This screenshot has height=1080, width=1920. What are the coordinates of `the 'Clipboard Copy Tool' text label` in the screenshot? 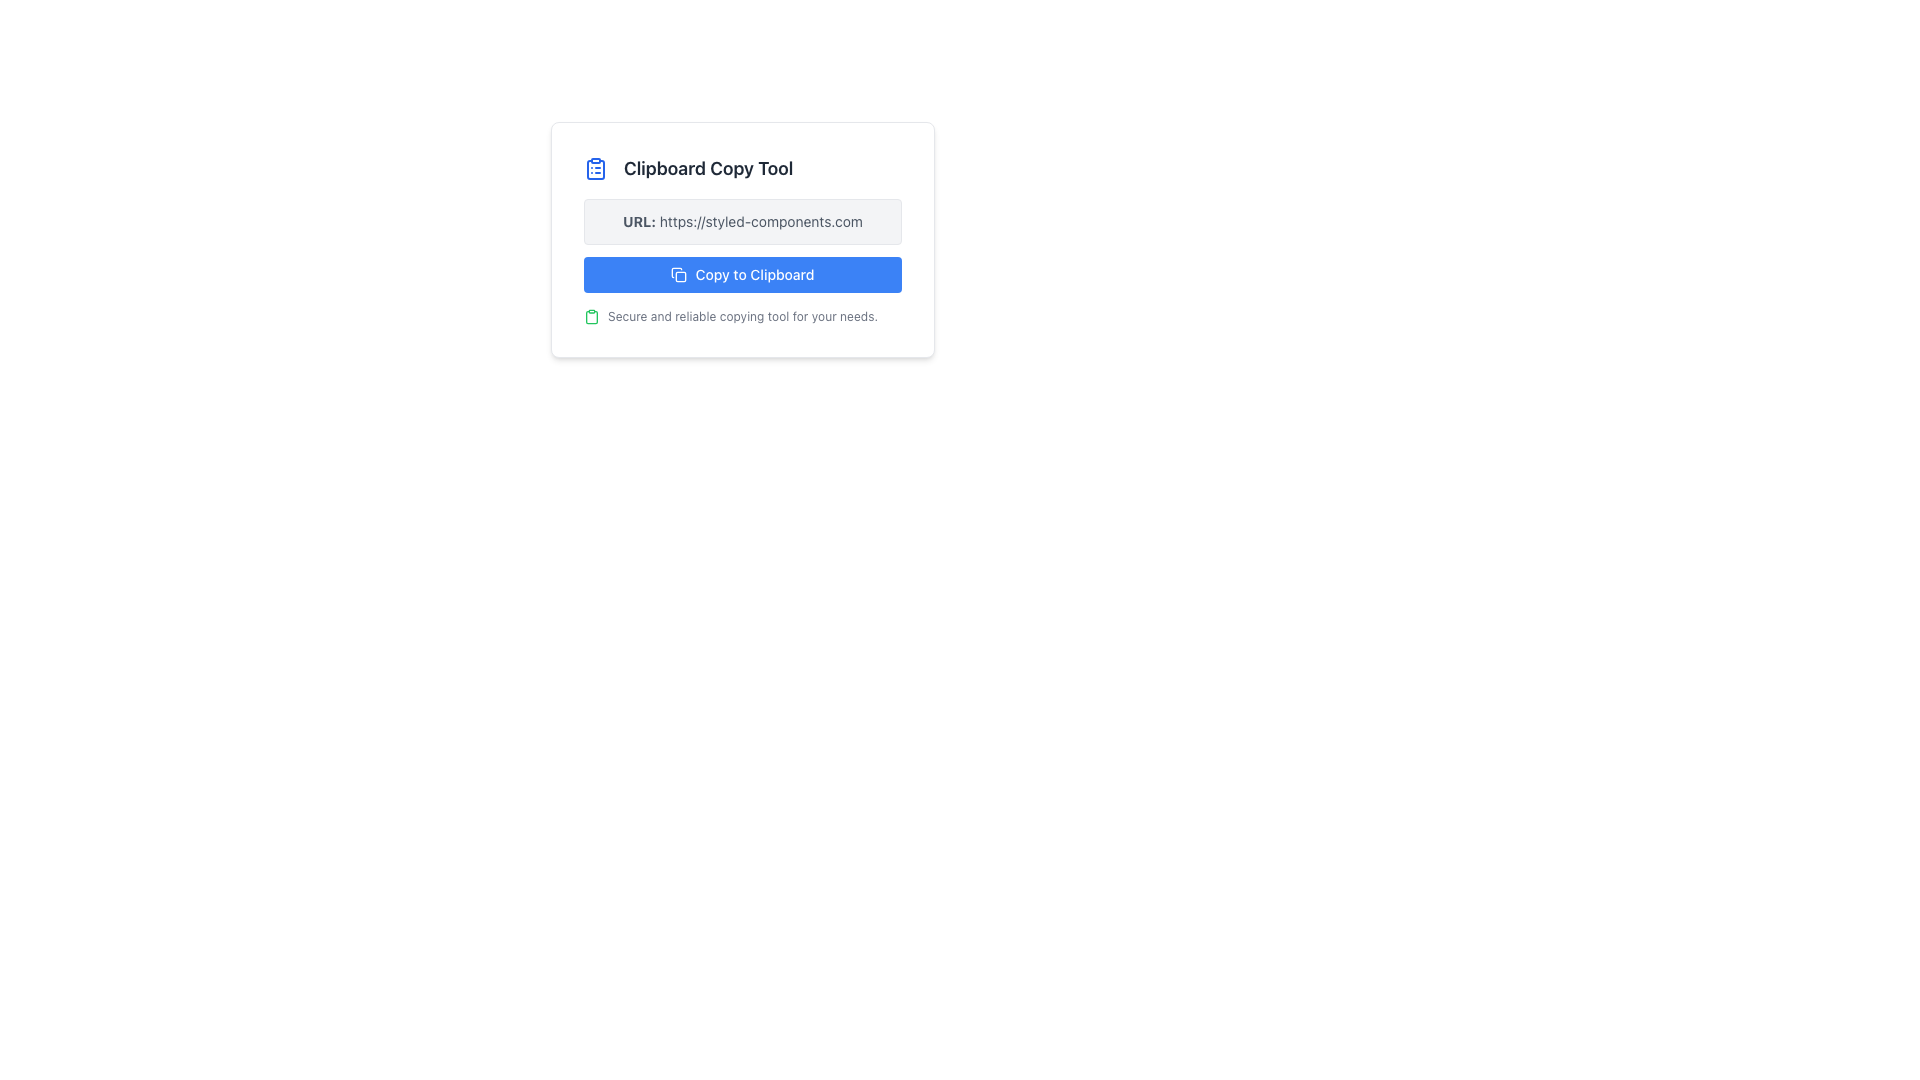 It's located at (742, 168).